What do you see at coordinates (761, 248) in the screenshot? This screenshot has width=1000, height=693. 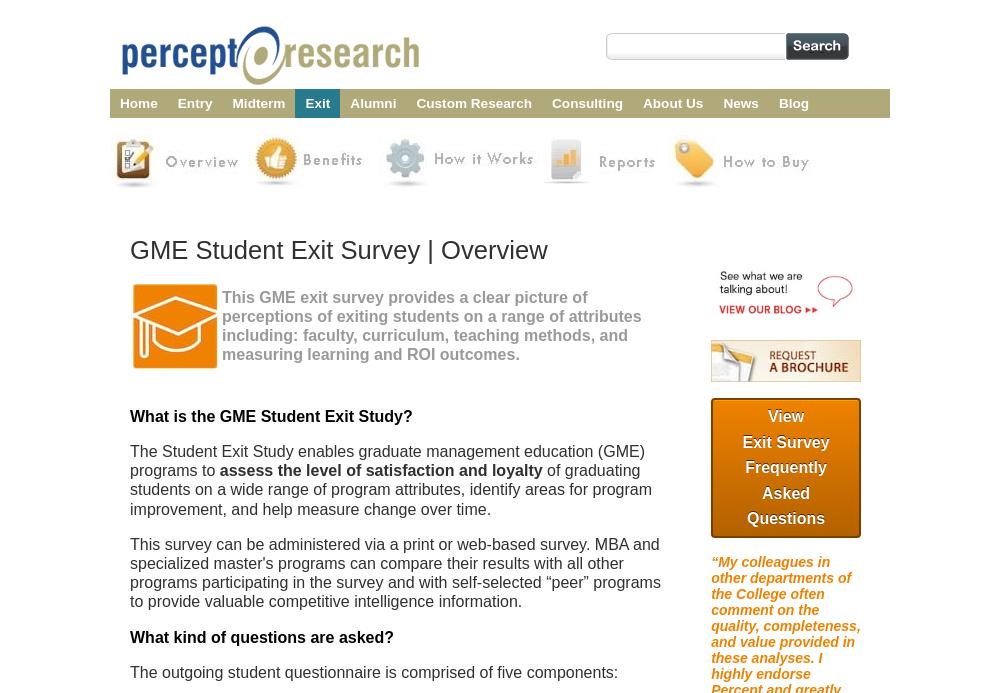 I see `'MBA Lifecycle Surveys Terms of Use'` at bounding box center [761, 248].